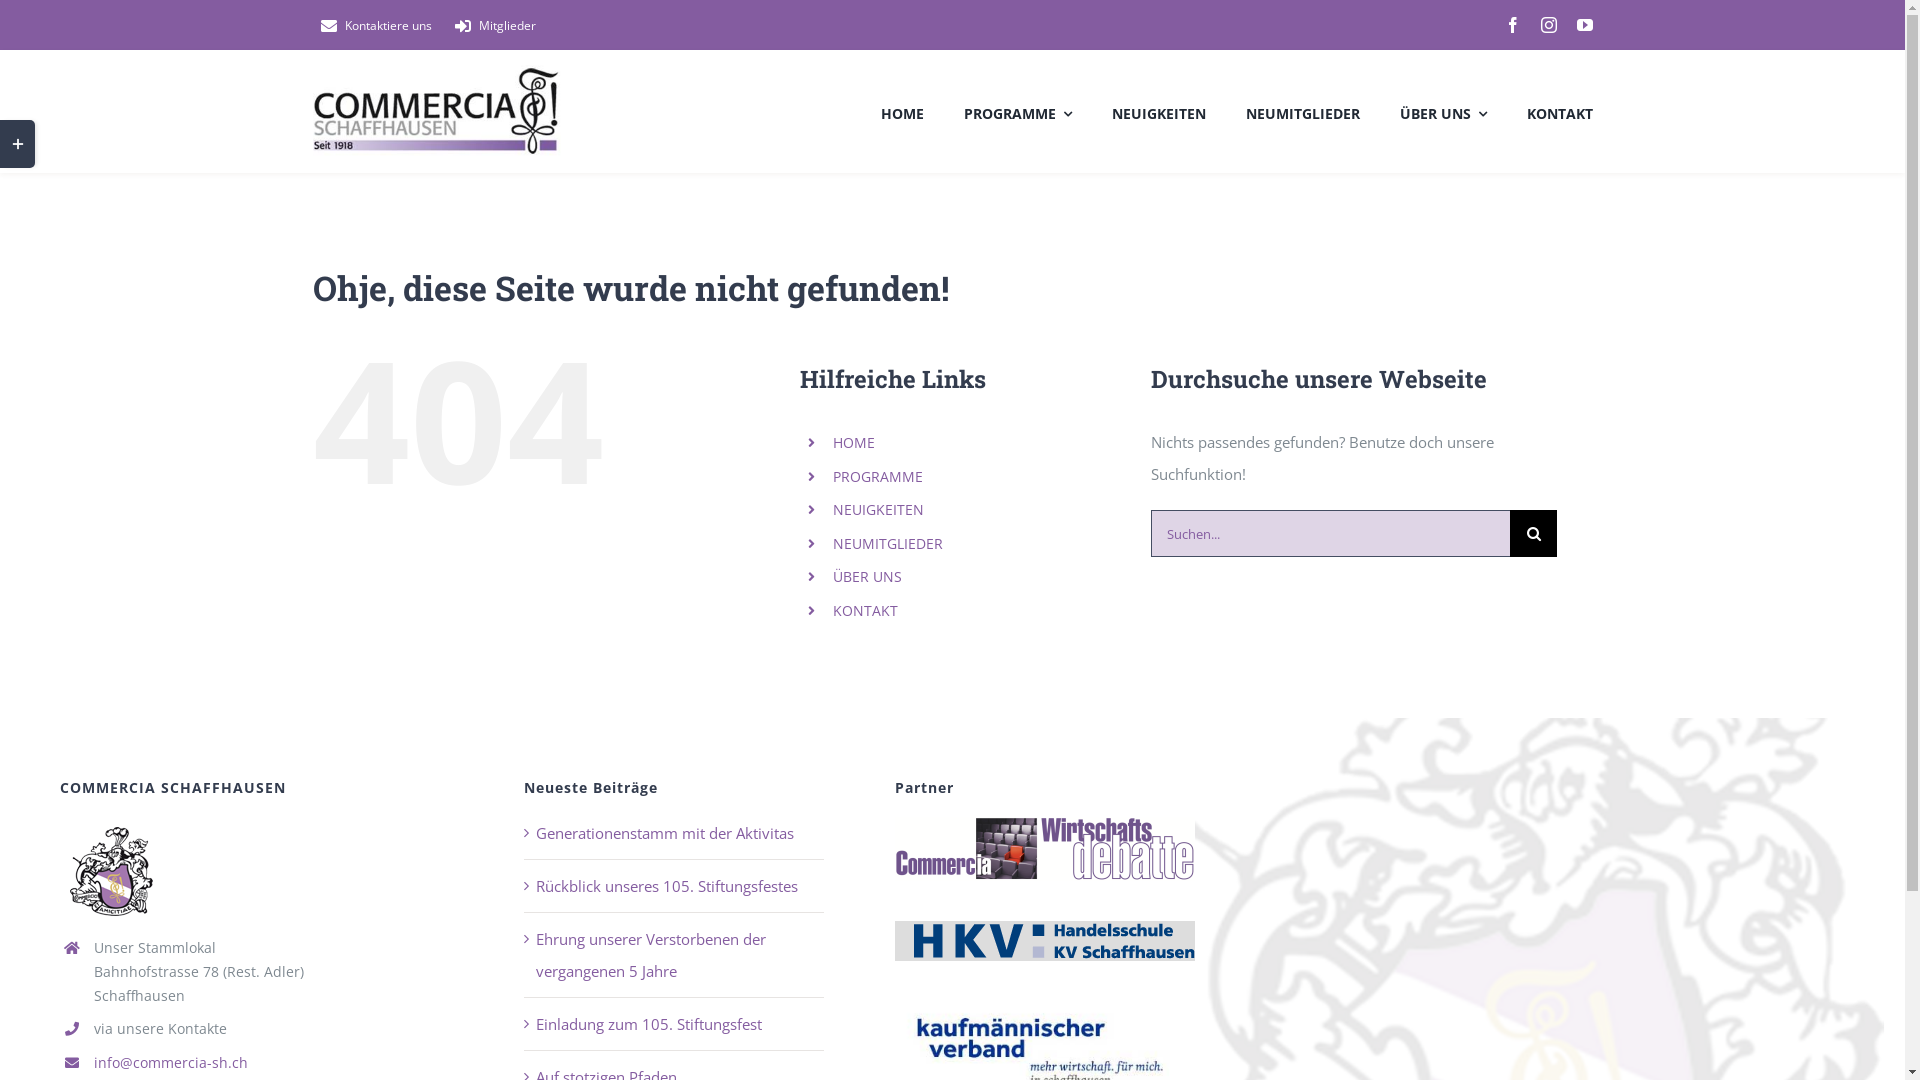 The height and width of the screenshot is (1080, 1920). I want to click on 'Mitglieder', so click(490, 26).